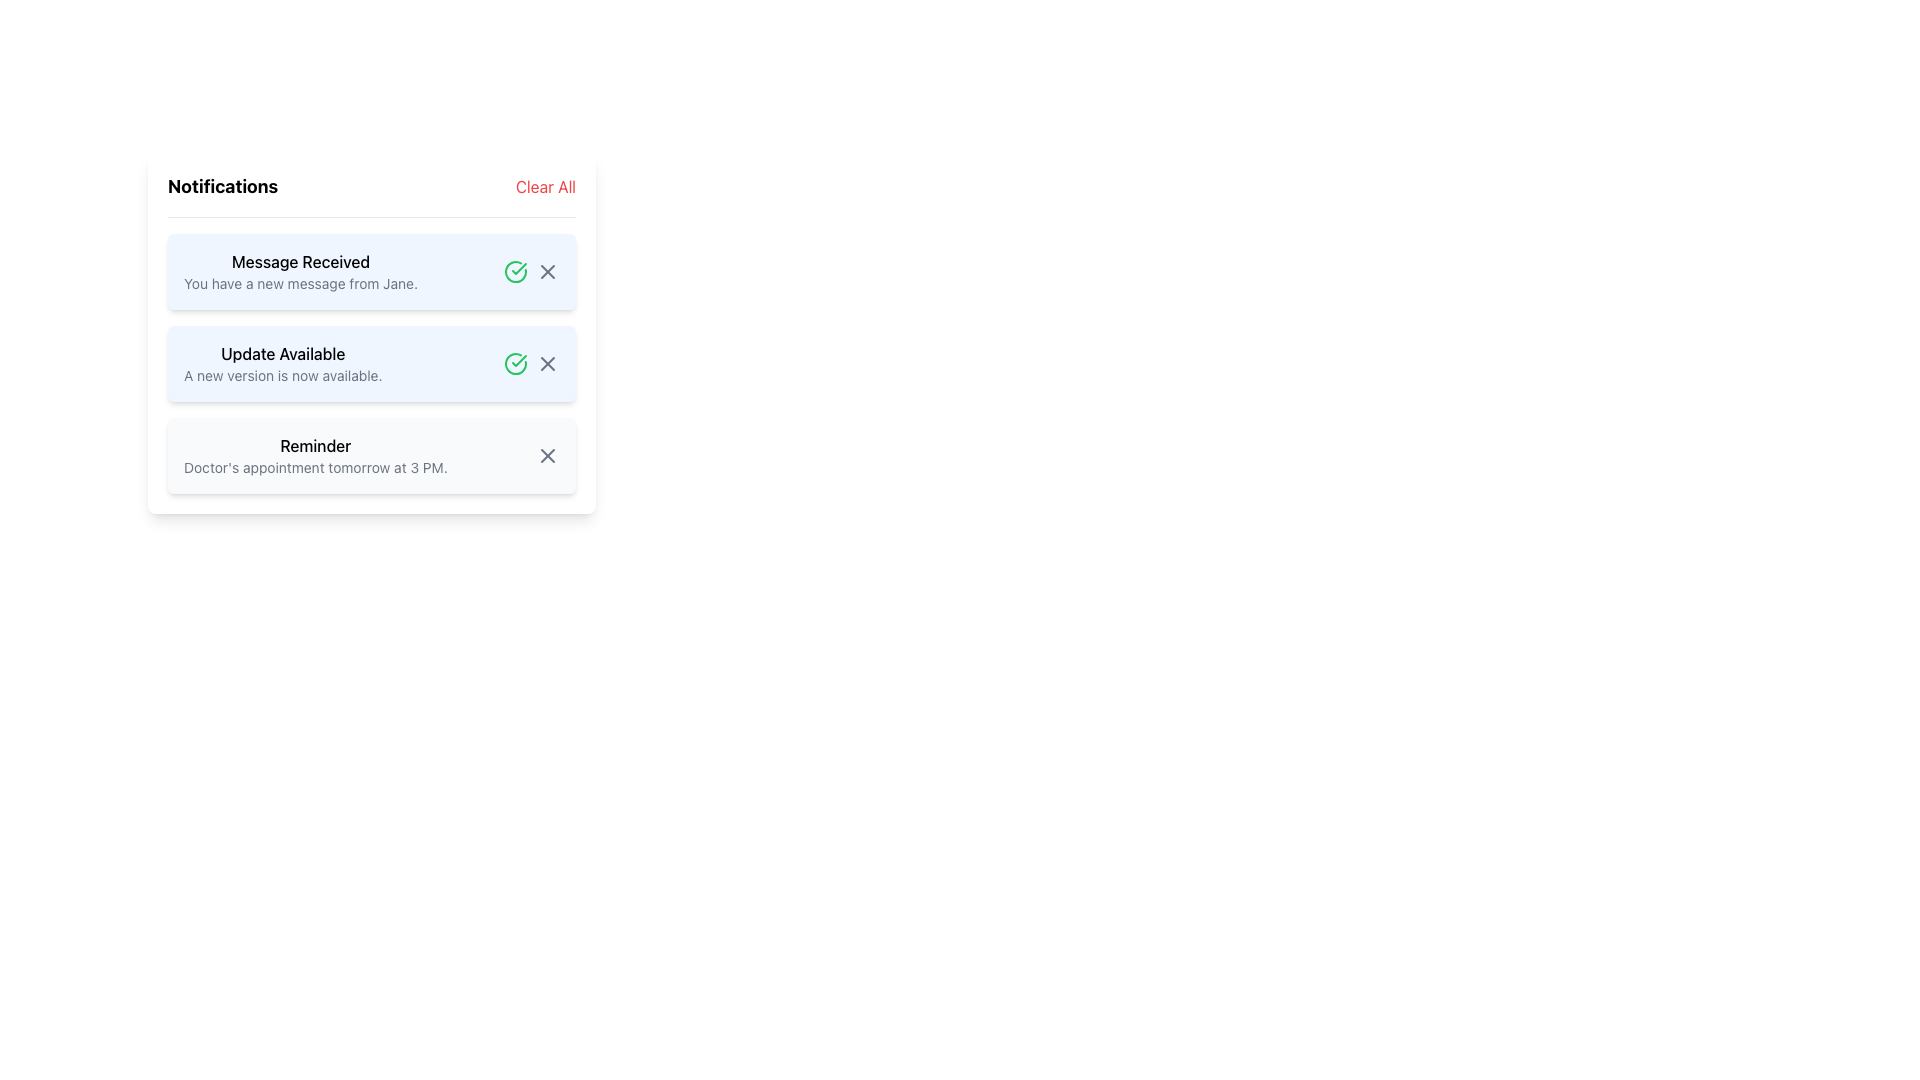  What do you see at coordinates (547, 272) in the screenshot?
I see `the close button located to the right of the 'Message Received' notification entry` at bounding box center [547, 272].